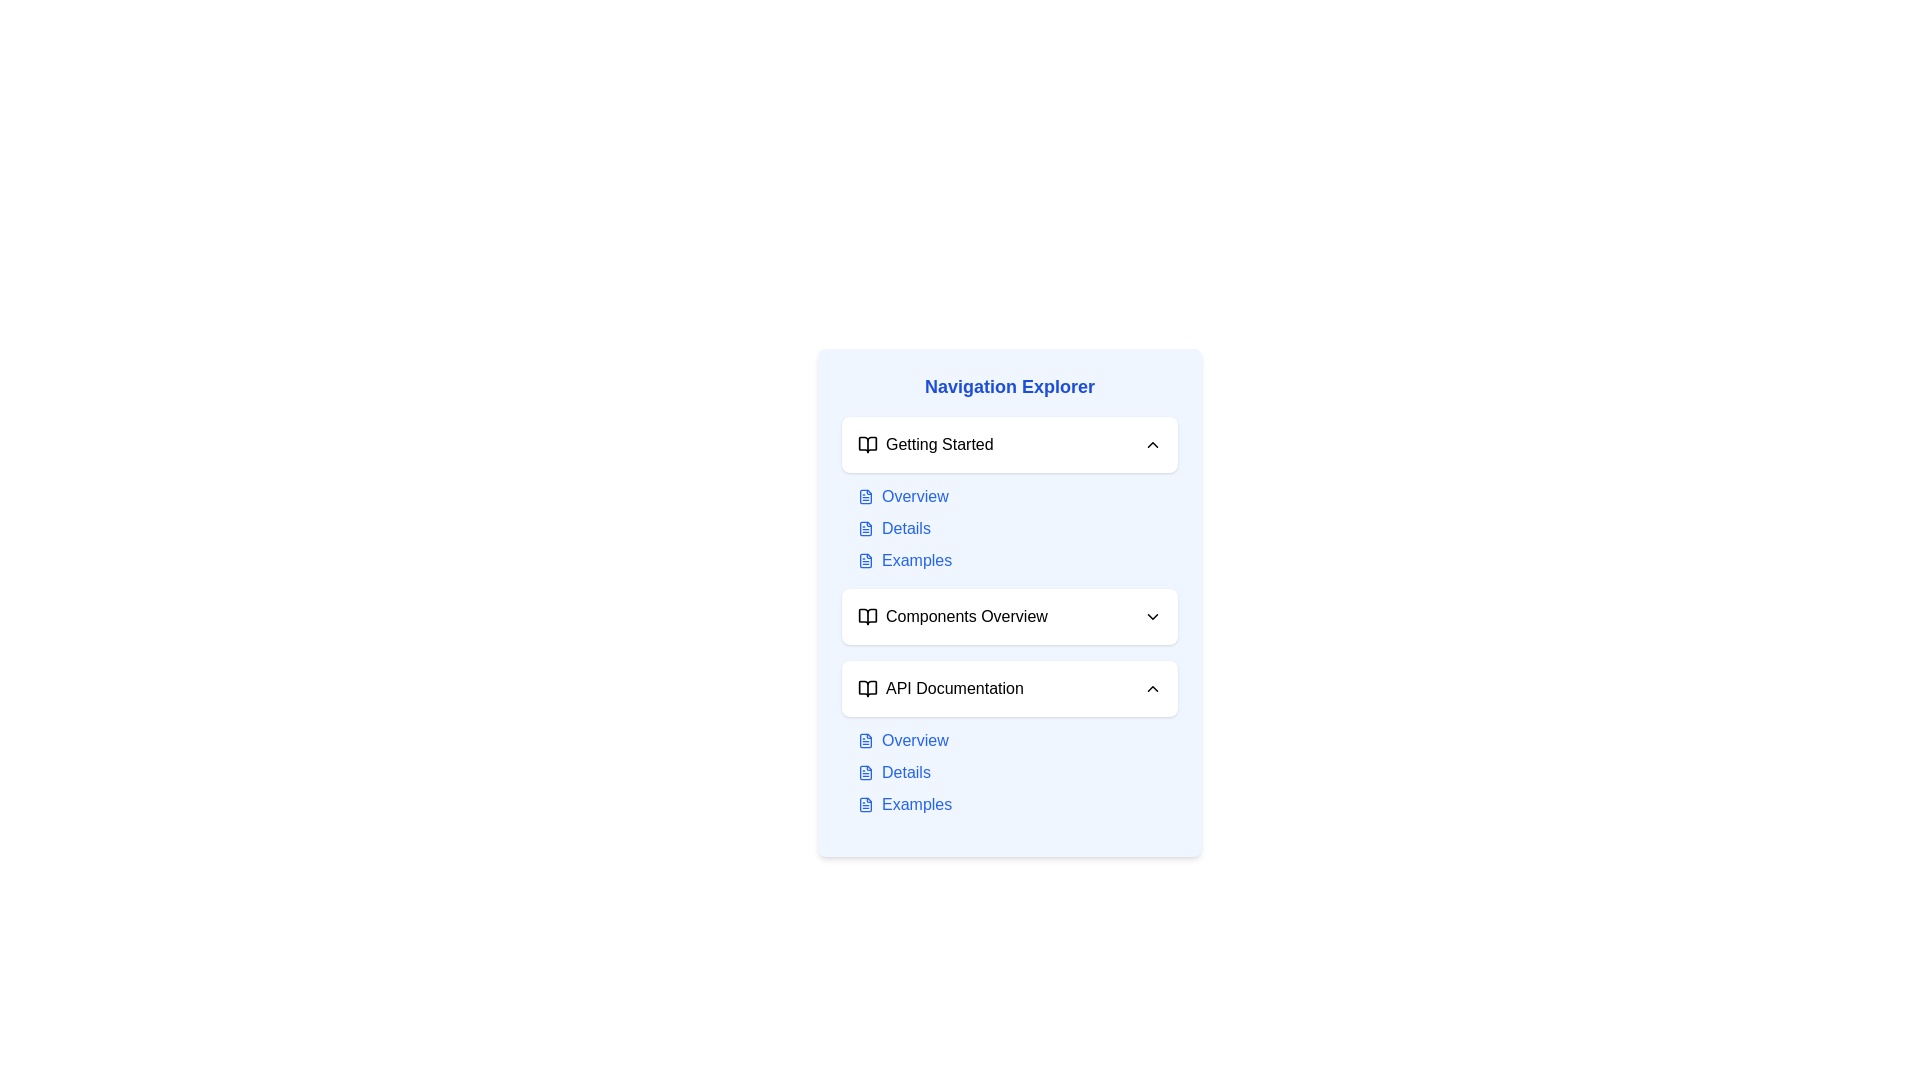  I want to click on the collapsible header labeled 'API Documentation' for navigation by moving the cursor to its center point, so click(1009, 688).